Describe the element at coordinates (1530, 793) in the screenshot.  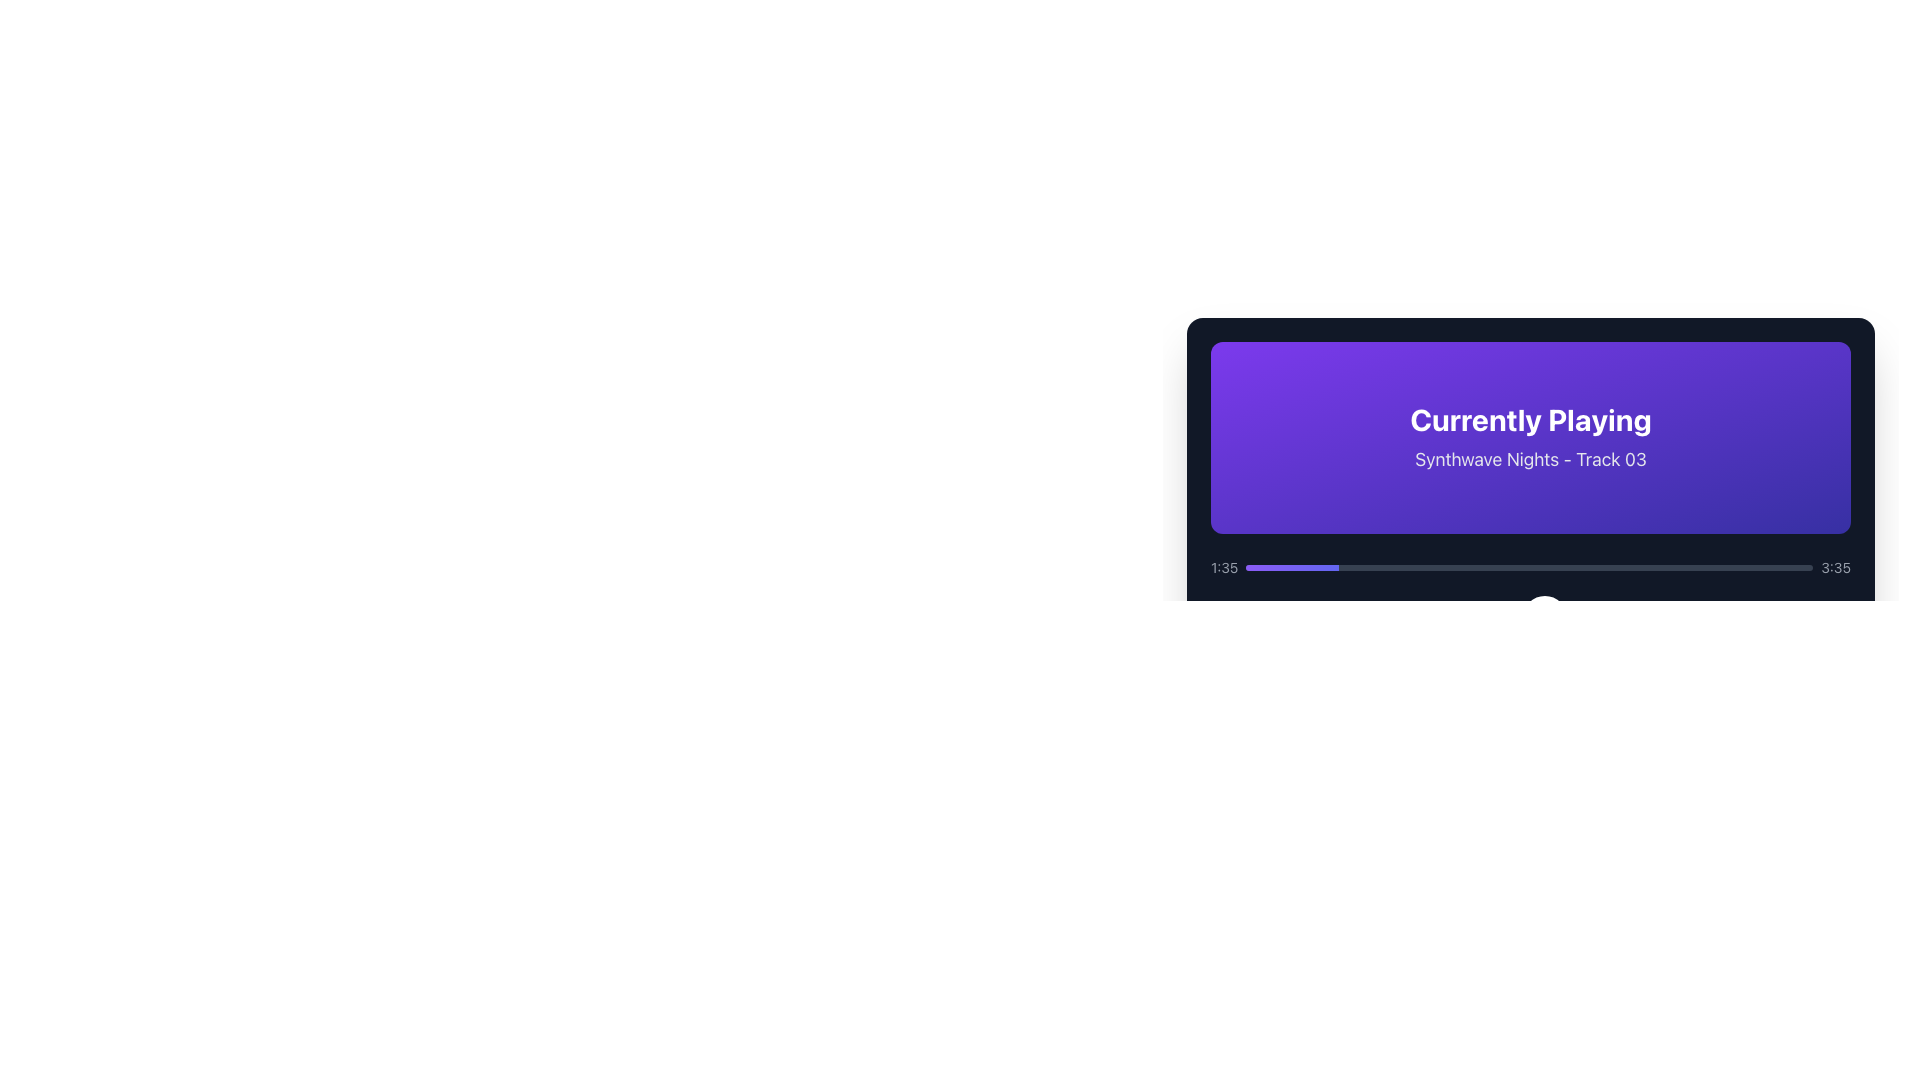
I see `the first playlist entry 'Synthwave Nights'` at that location.